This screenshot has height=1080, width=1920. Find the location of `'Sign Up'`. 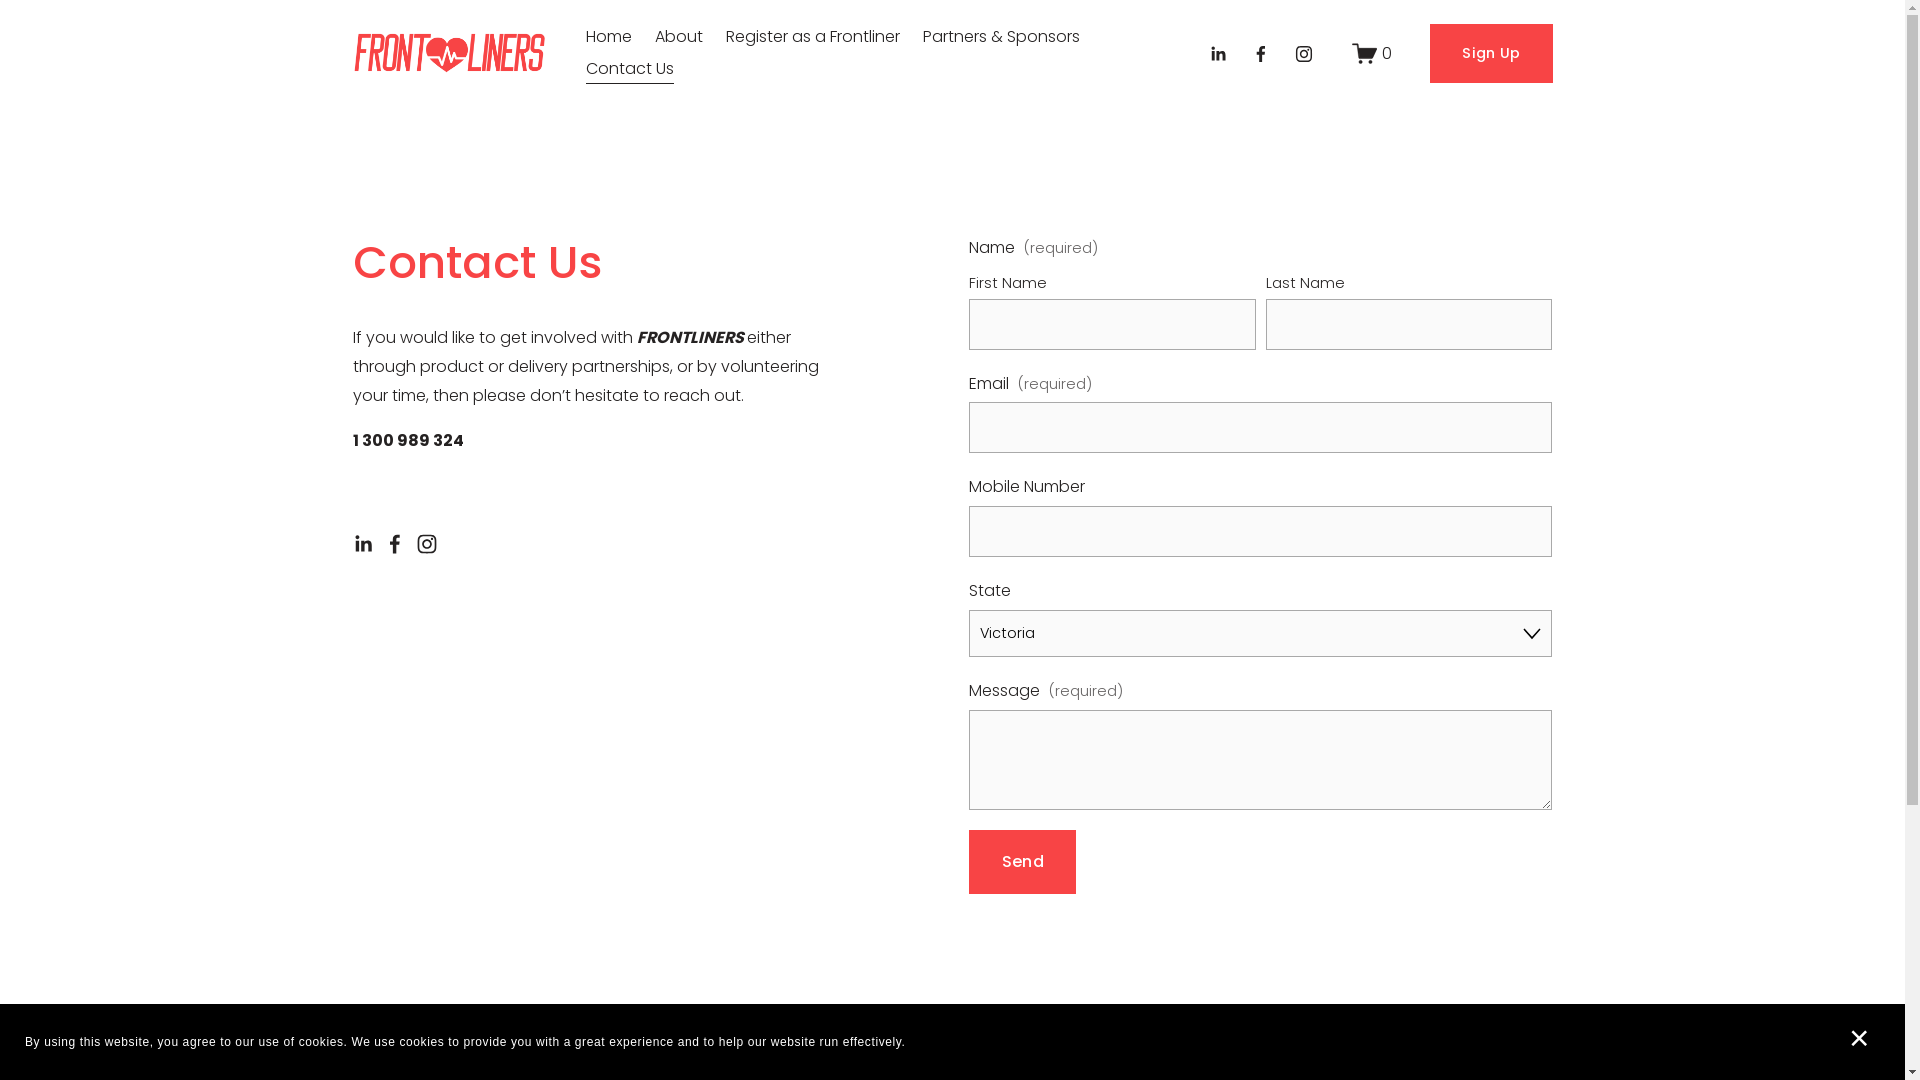

'Sign Up' is located at coordinates (1429, 52).